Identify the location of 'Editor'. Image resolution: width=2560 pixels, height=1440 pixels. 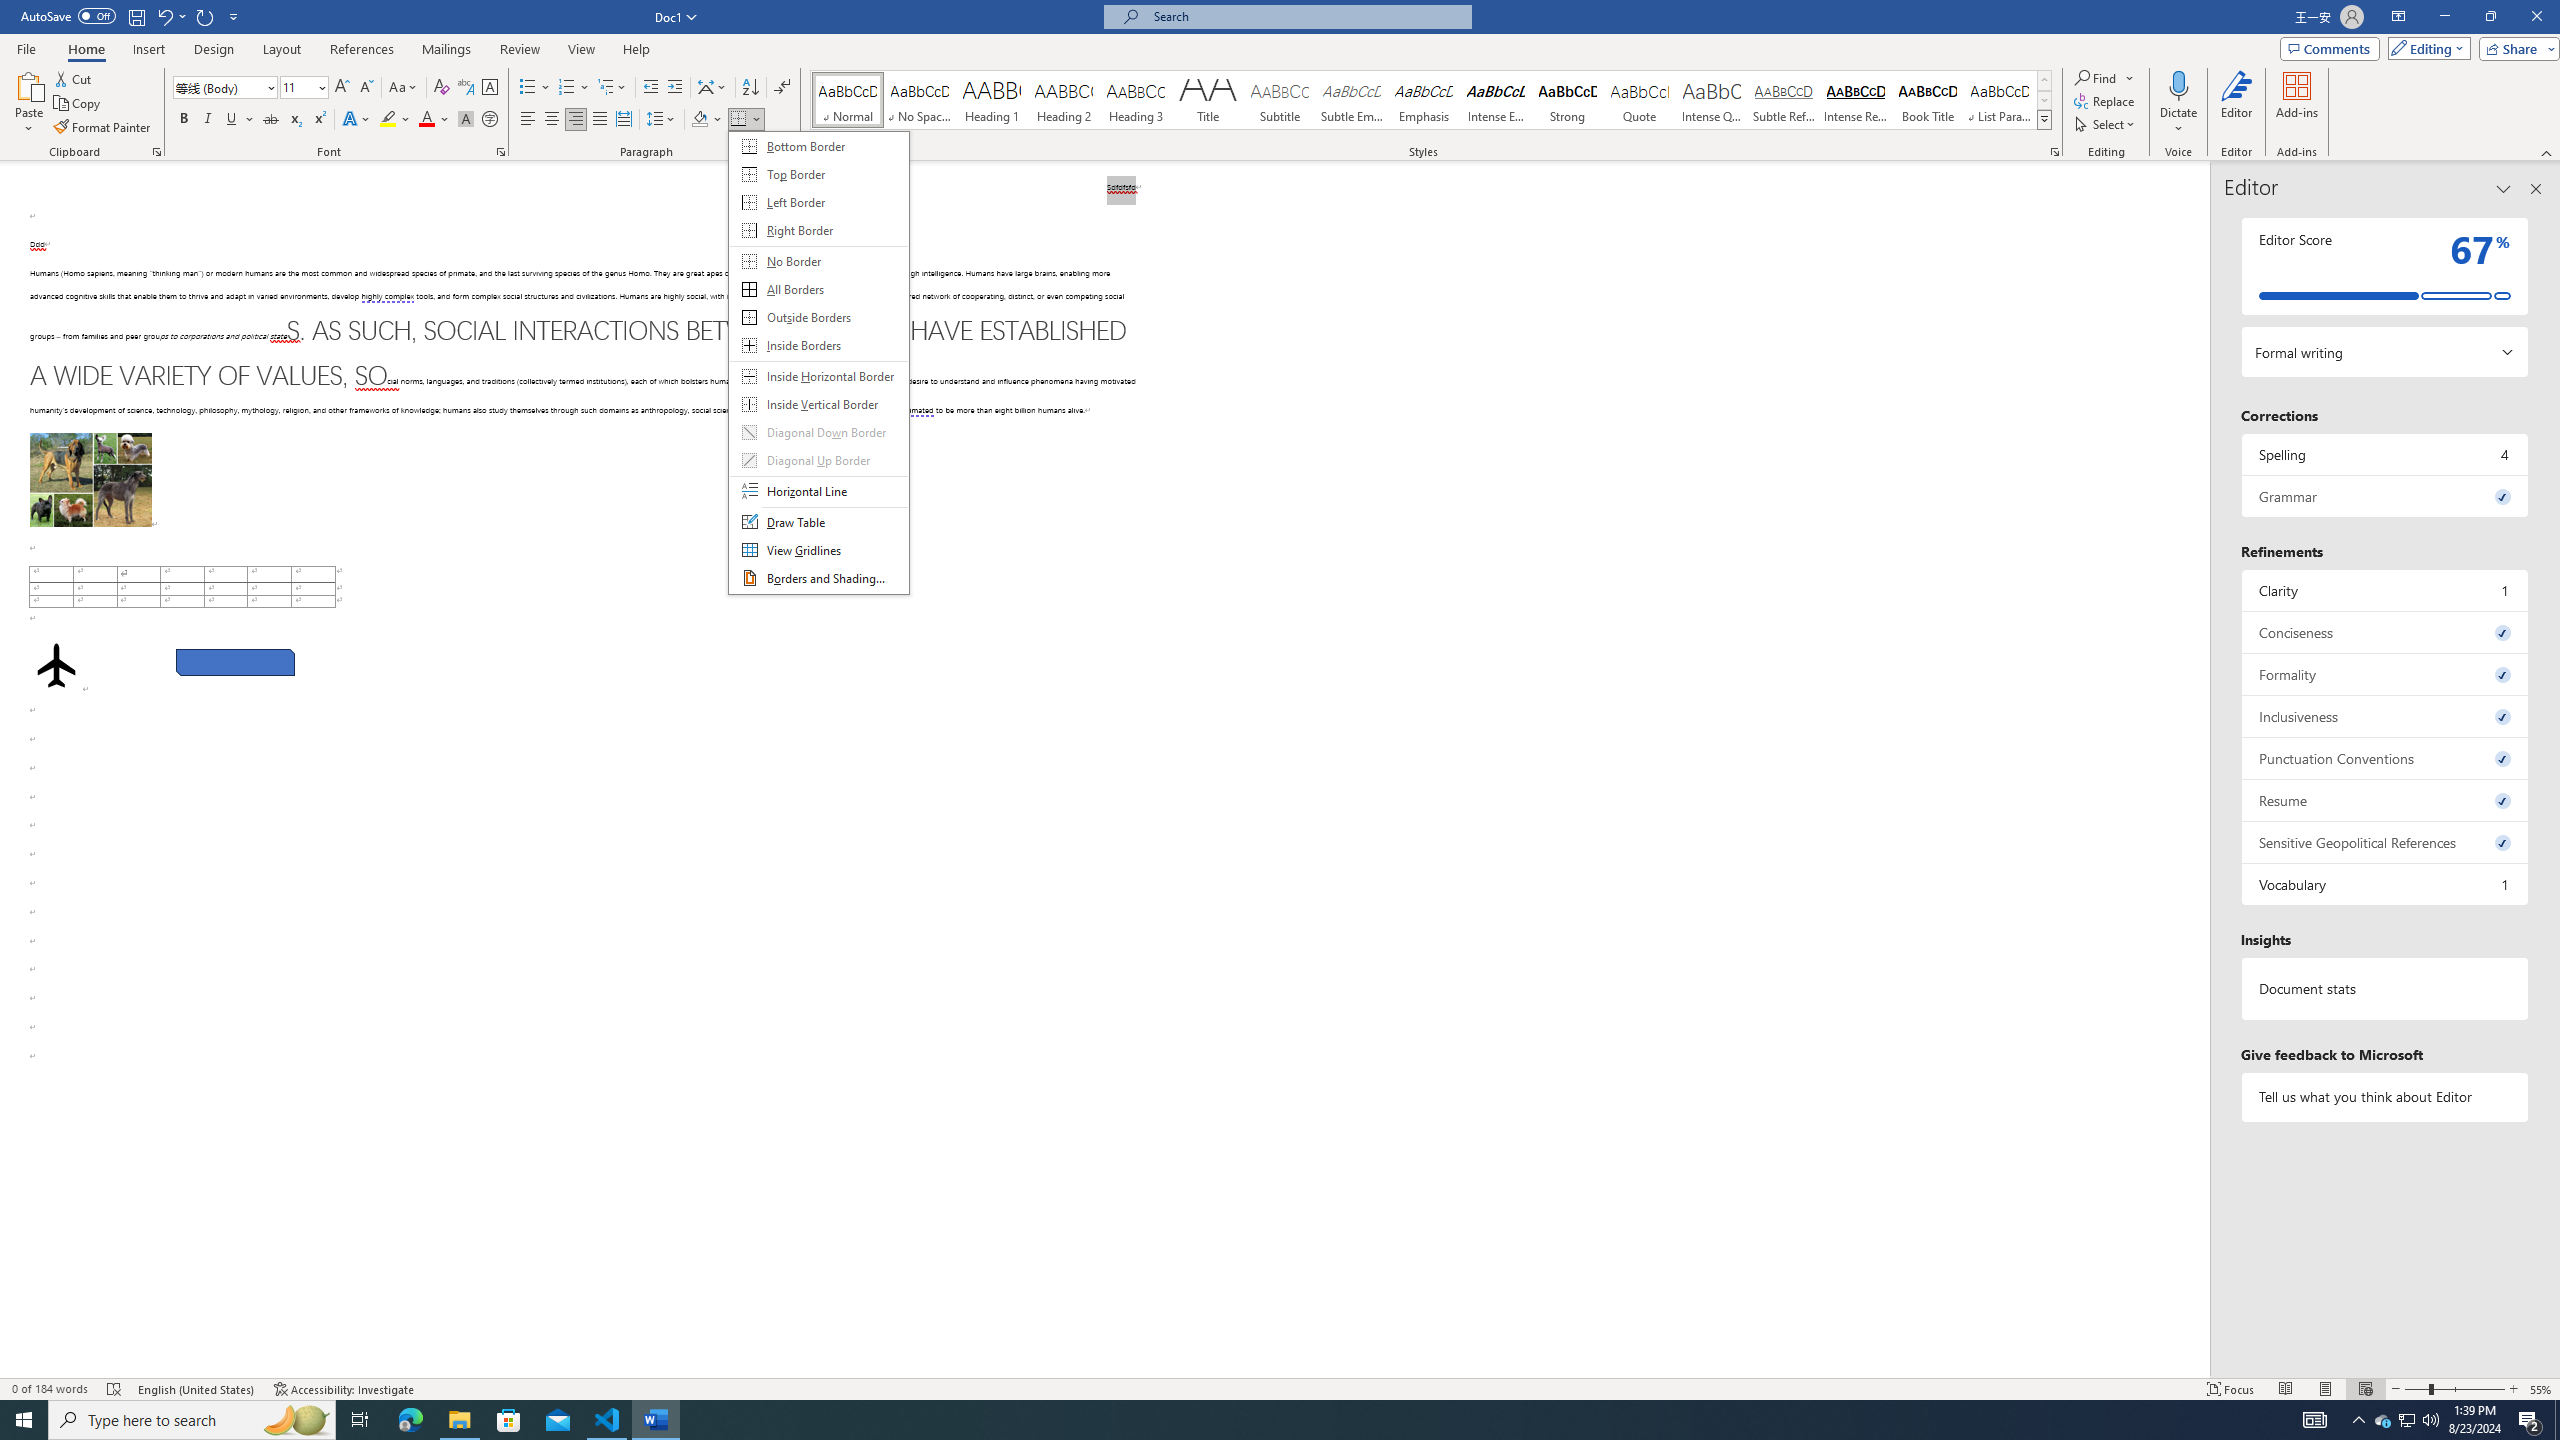
(2237, 103).